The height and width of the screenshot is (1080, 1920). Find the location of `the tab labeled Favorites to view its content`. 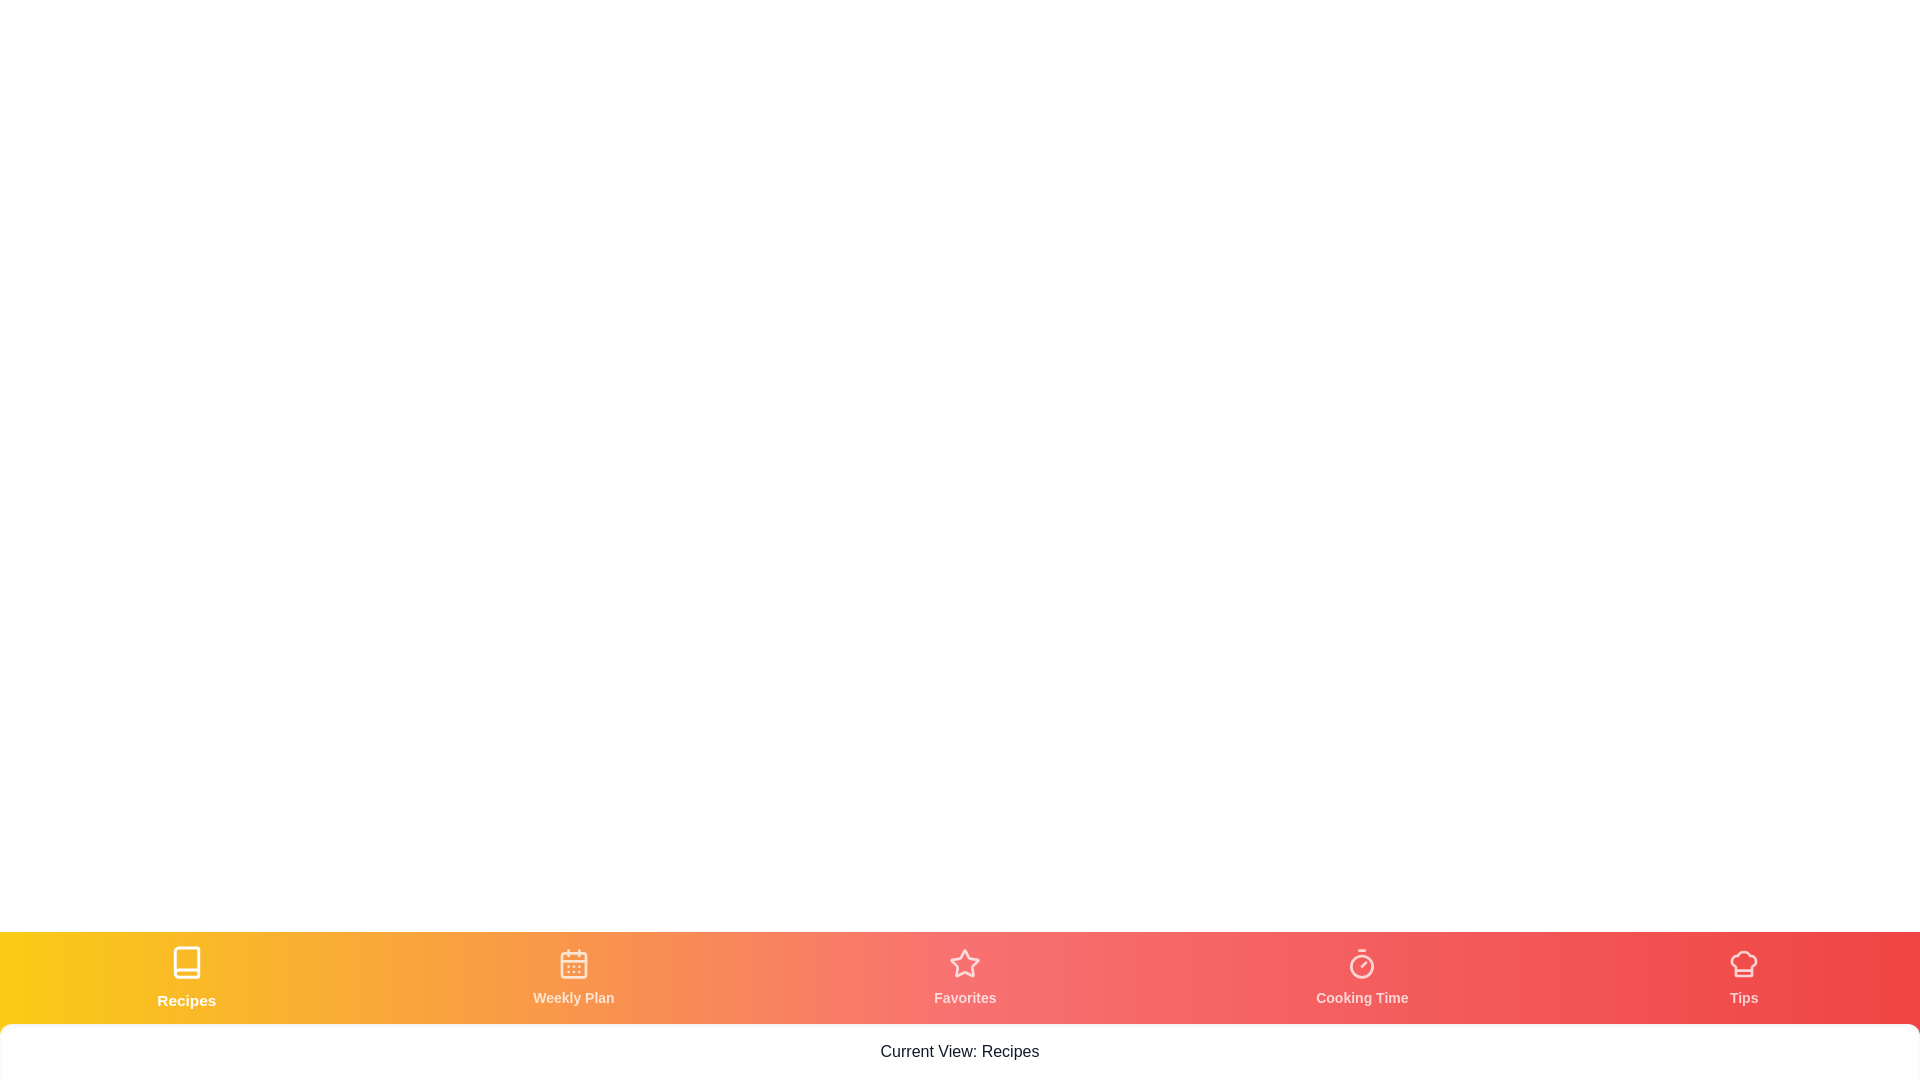

the tab labeled Favorites to view its content is located at coordinates (964, 977).